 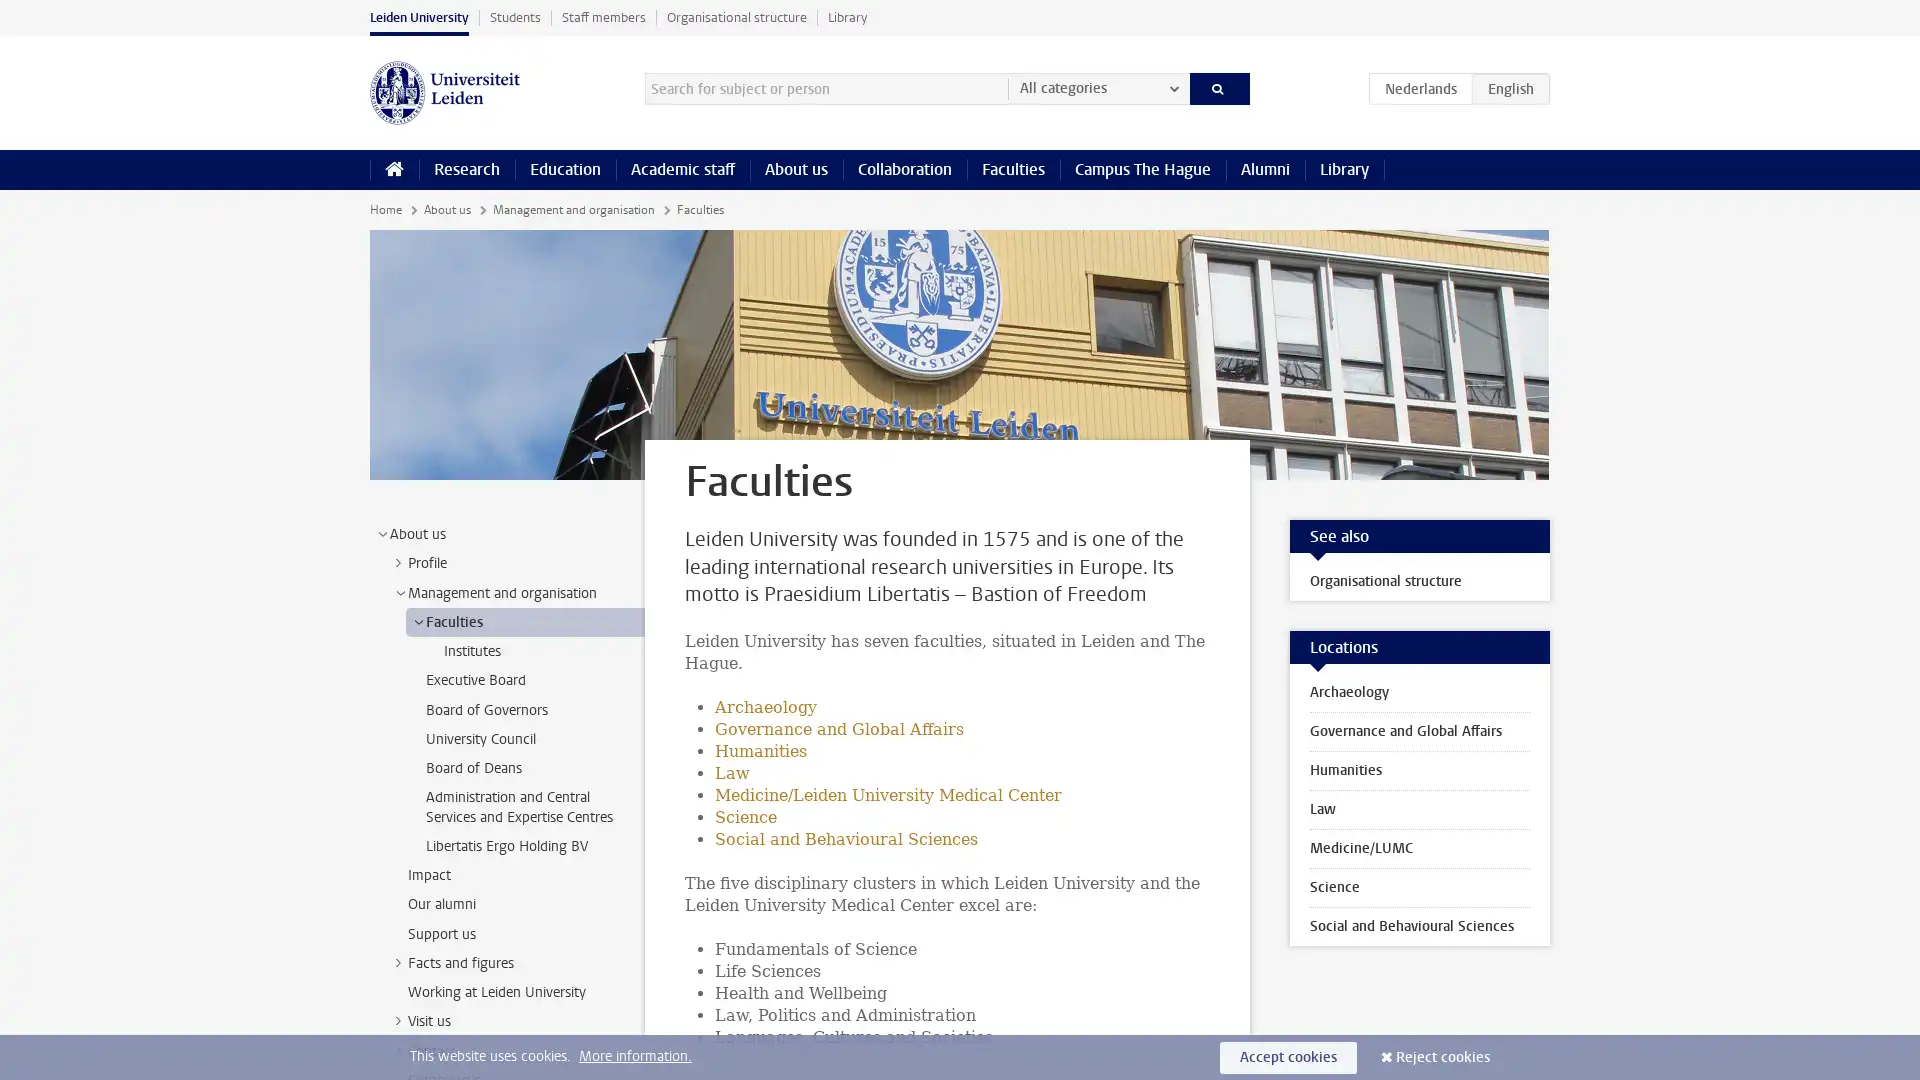 What do you see at coordinates (1097, 87) in the screenshot?
I see `All categories` at bounding box center [1097, 87].